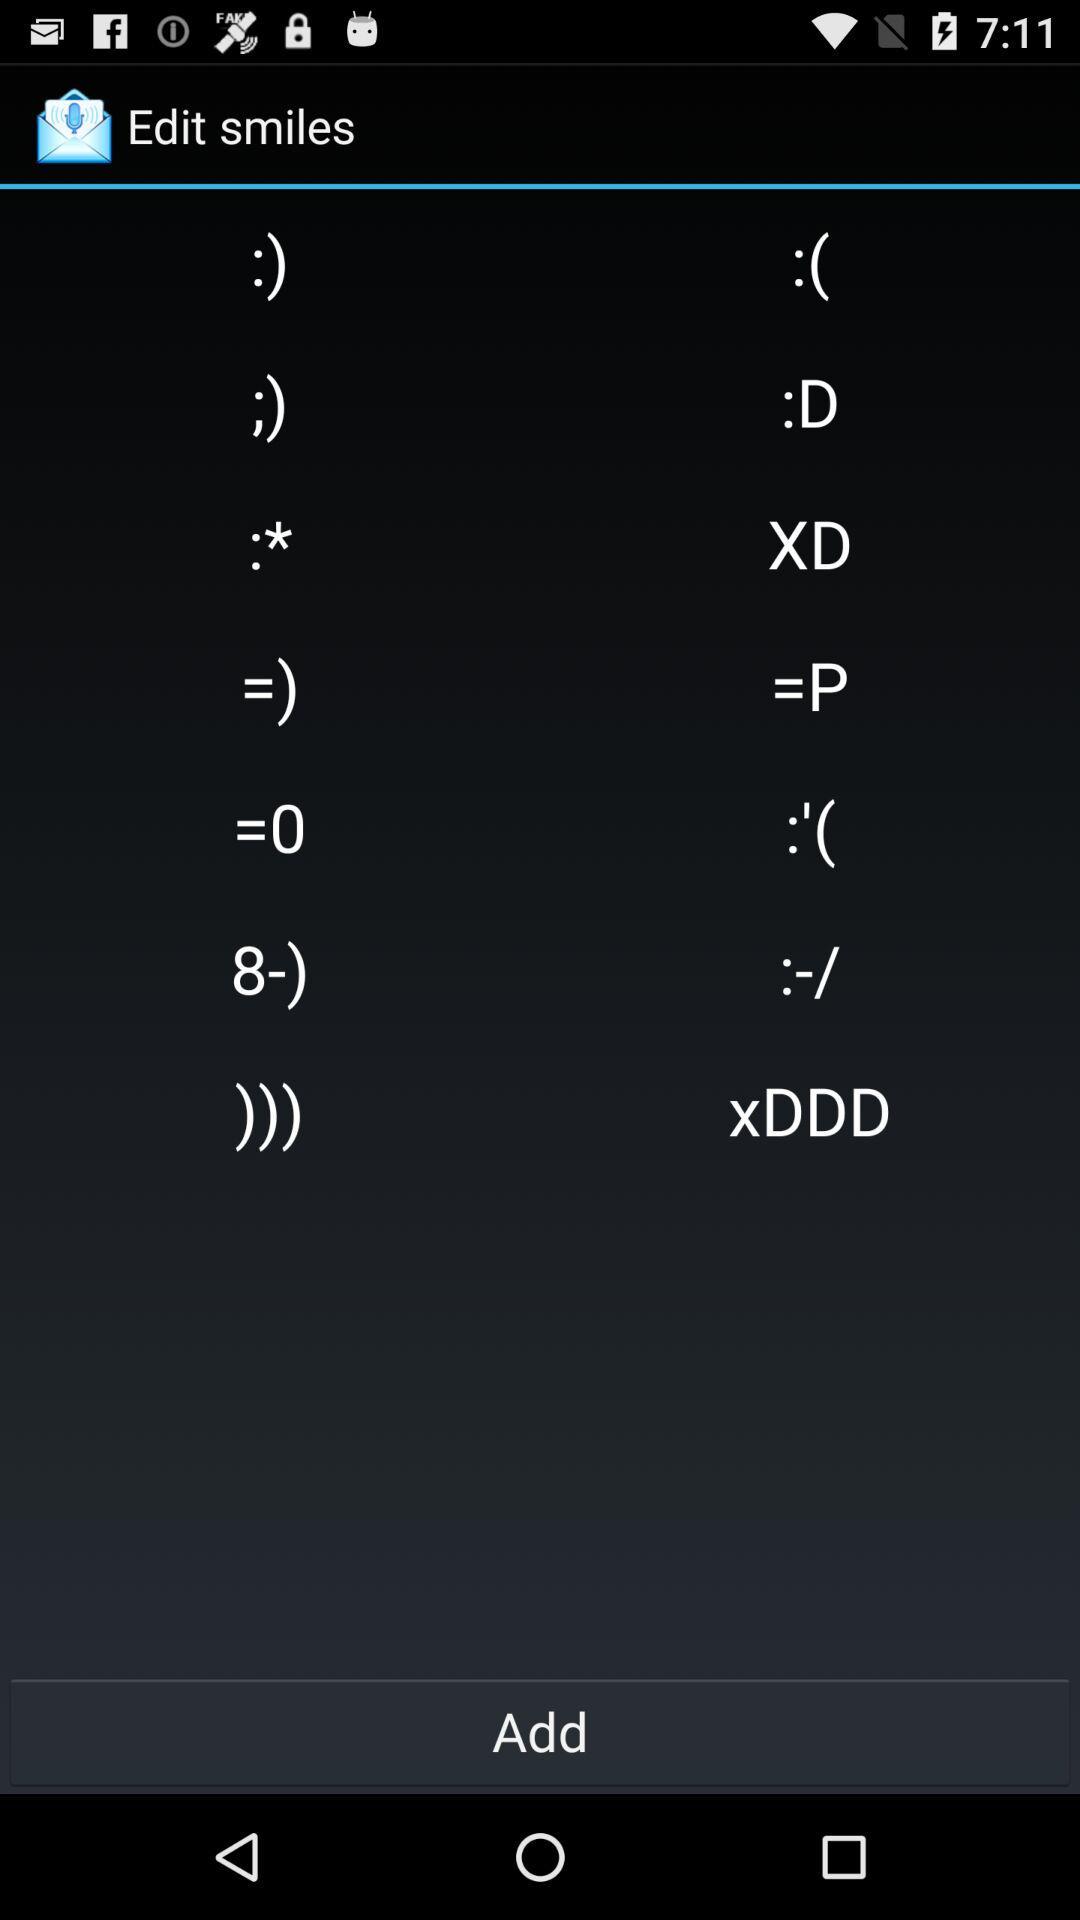 The width and height of the screenshot is (1080, 1920). I want to click on add, so click(540, 1730).